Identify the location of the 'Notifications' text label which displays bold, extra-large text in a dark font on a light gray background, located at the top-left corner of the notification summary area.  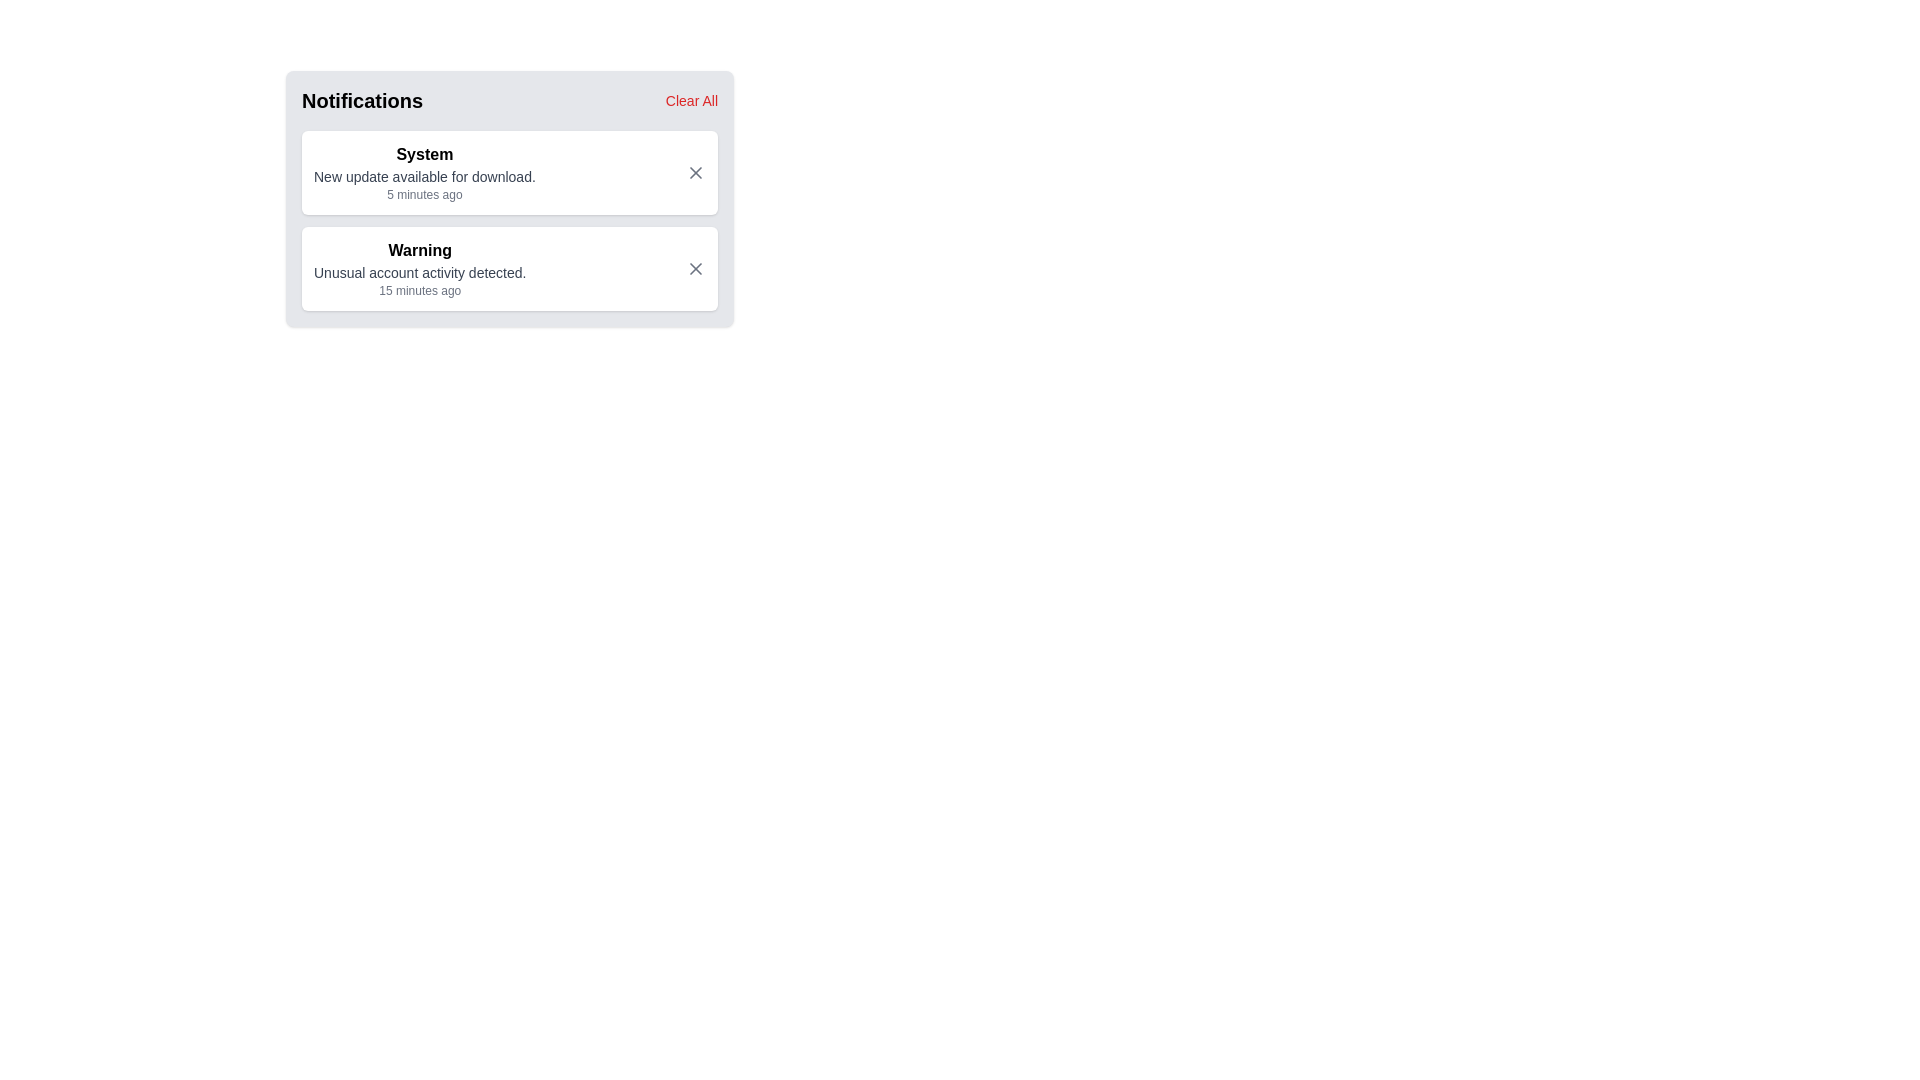
(362, 100).